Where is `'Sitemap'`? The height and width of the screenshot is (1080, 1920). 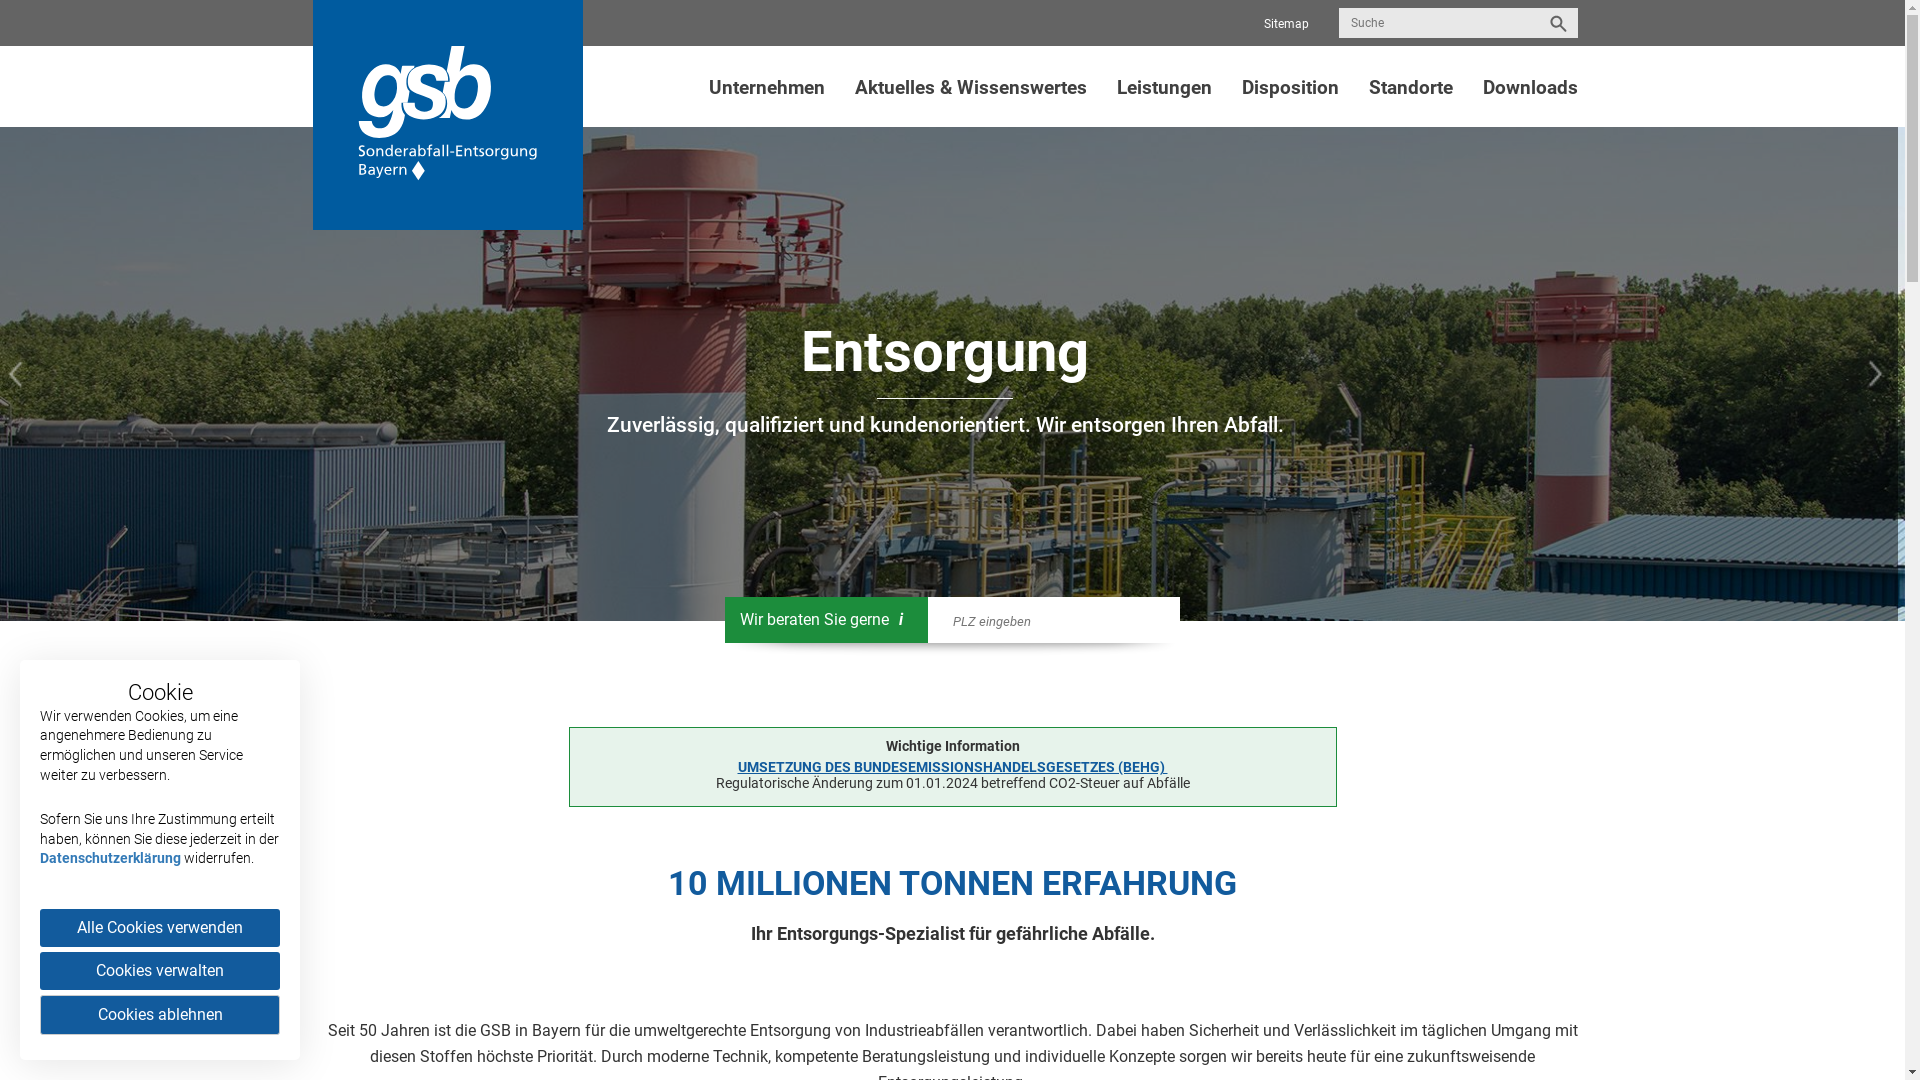 'Sitemap' is located at coordinates (1262, 23).